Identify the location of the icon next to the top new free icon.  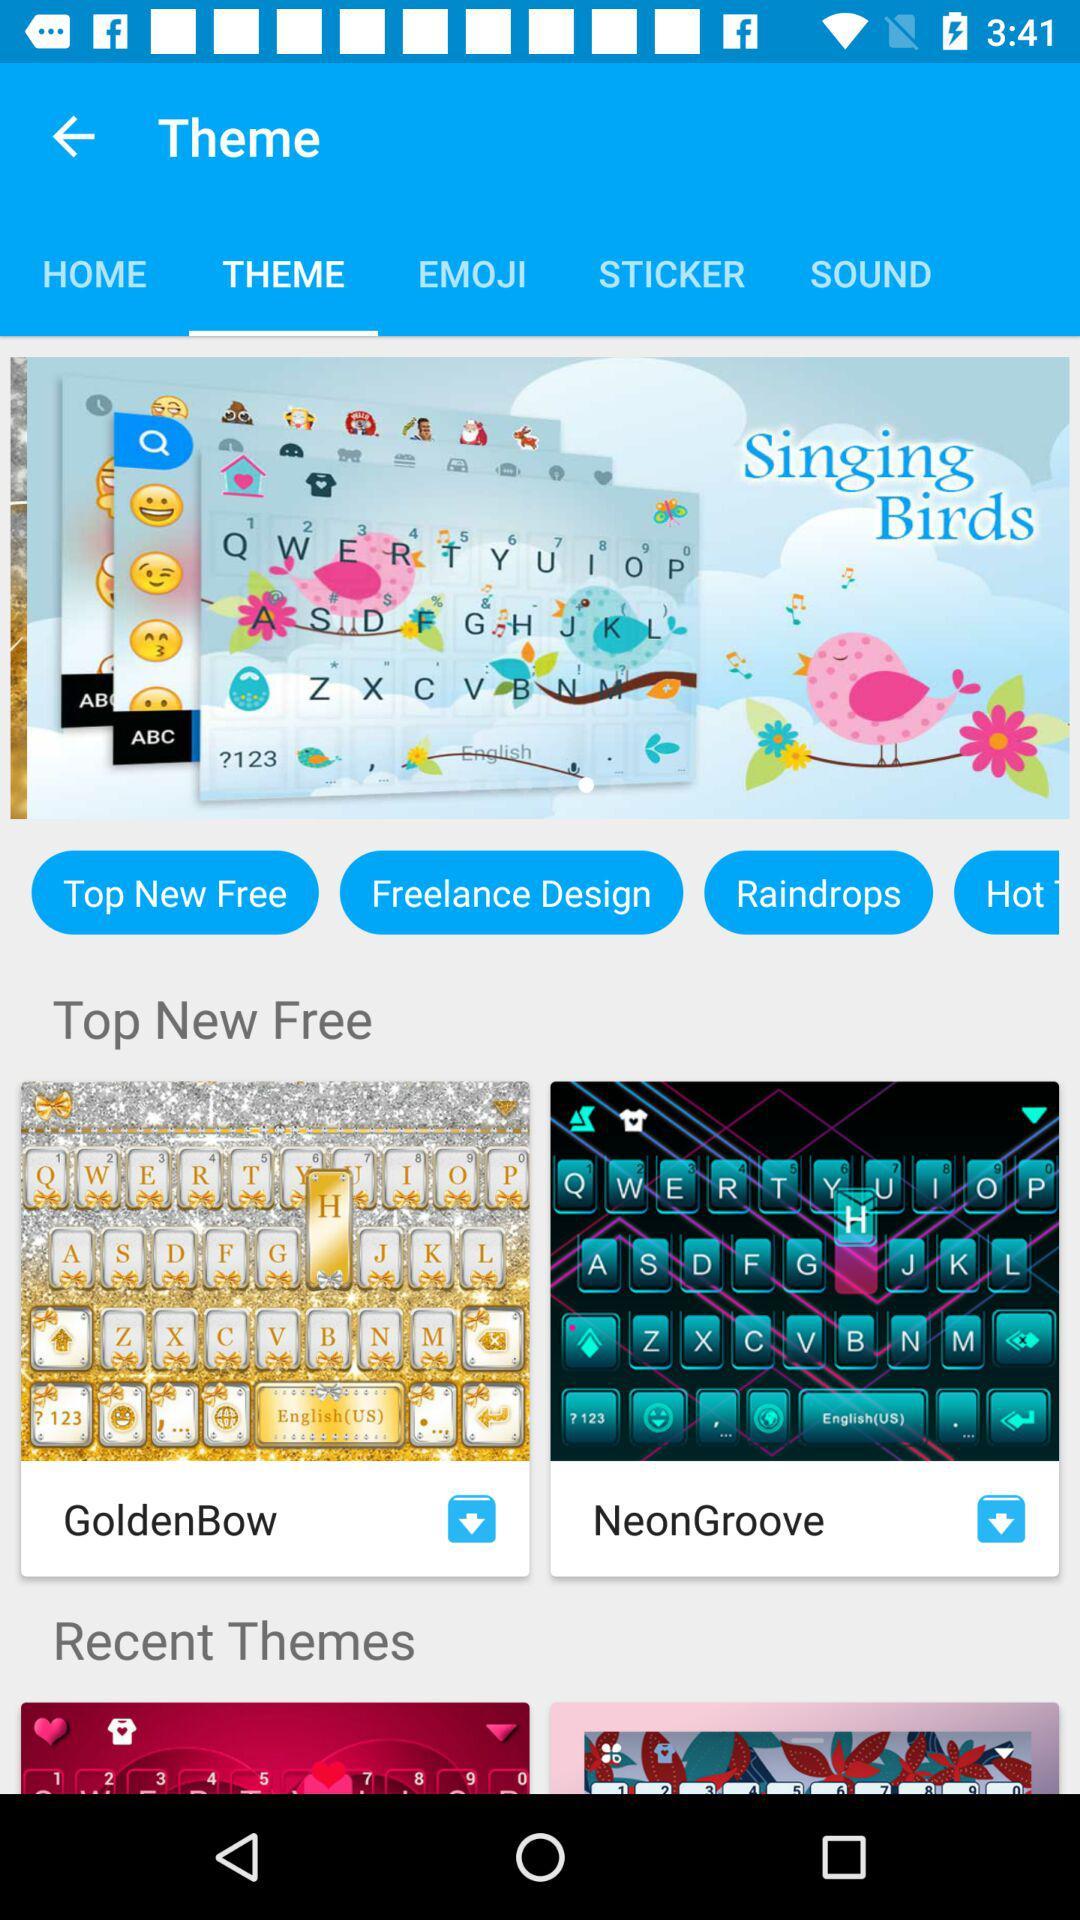
(510, 891).